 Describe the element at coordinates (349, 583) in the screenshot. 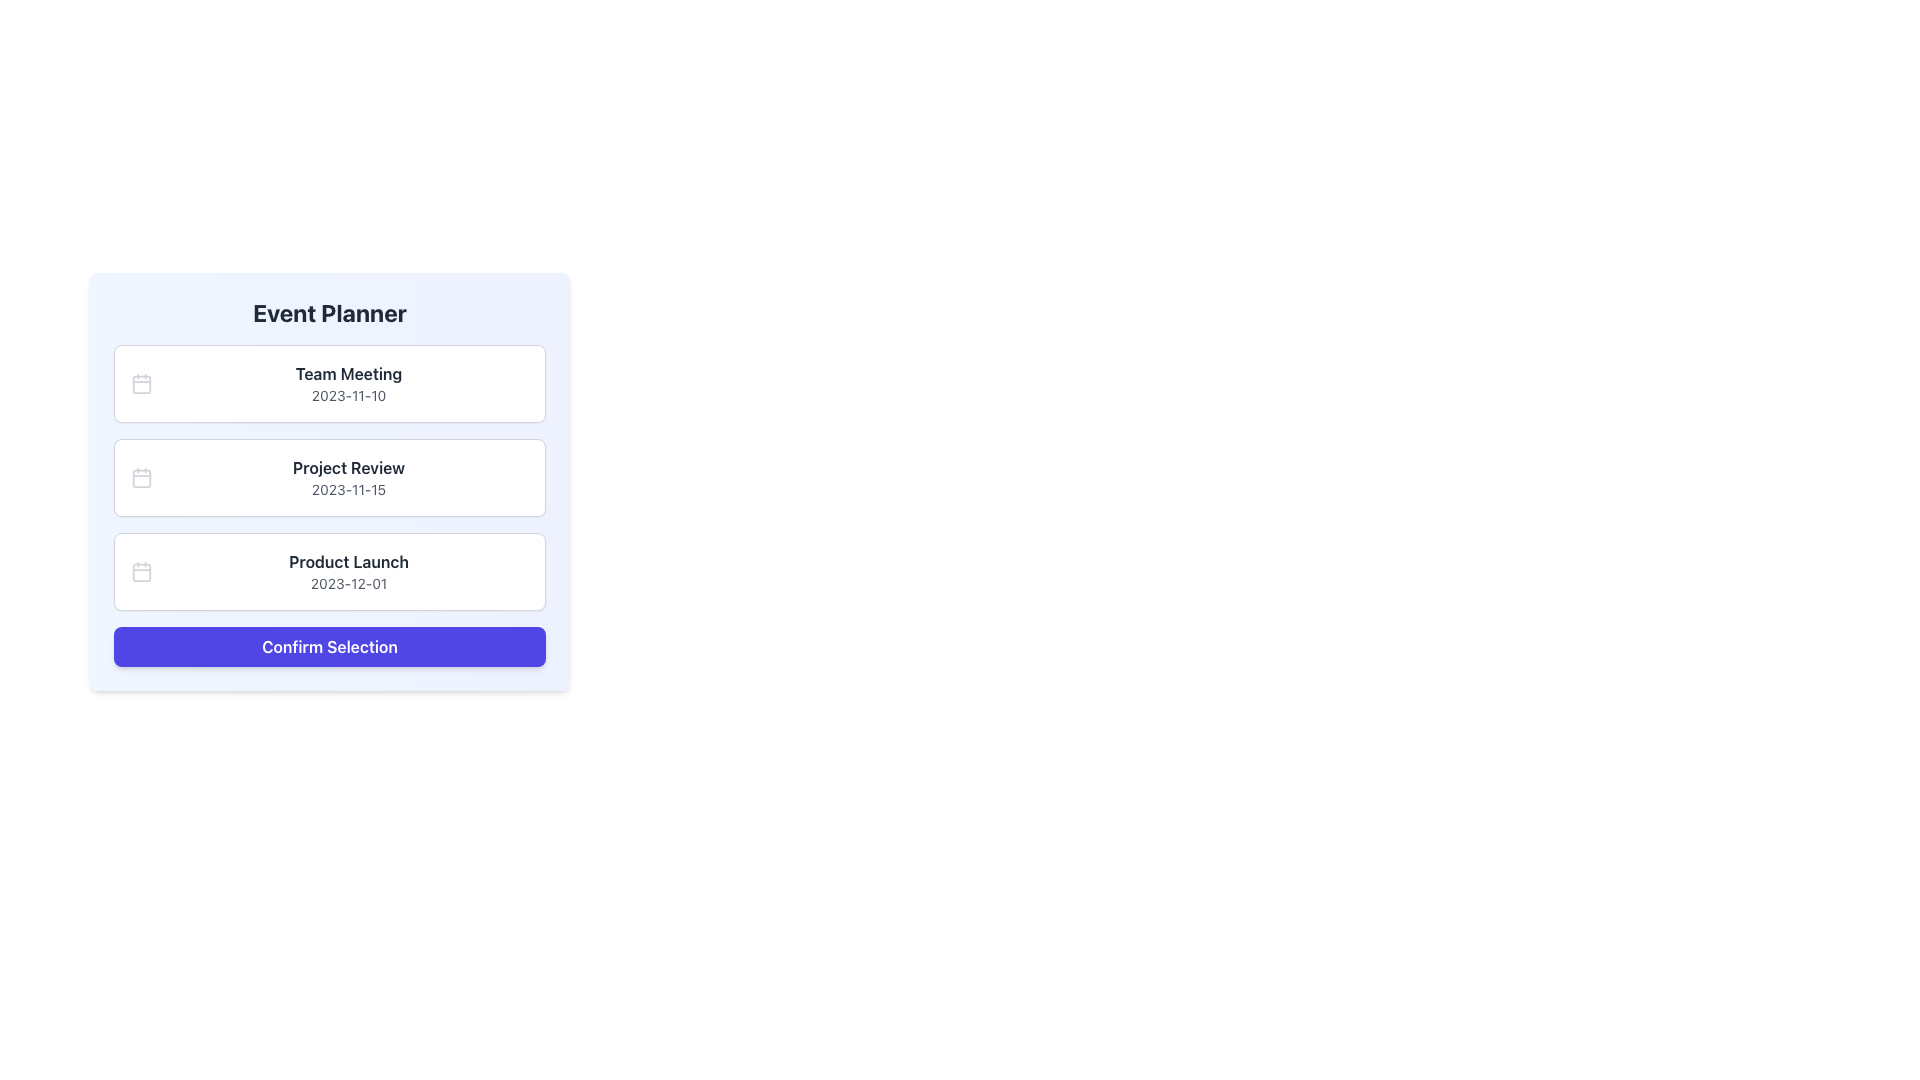

I see `the text label displaying the date '2023-12-01' located under the 'Product Launch' section in the event planner interface` at that location.